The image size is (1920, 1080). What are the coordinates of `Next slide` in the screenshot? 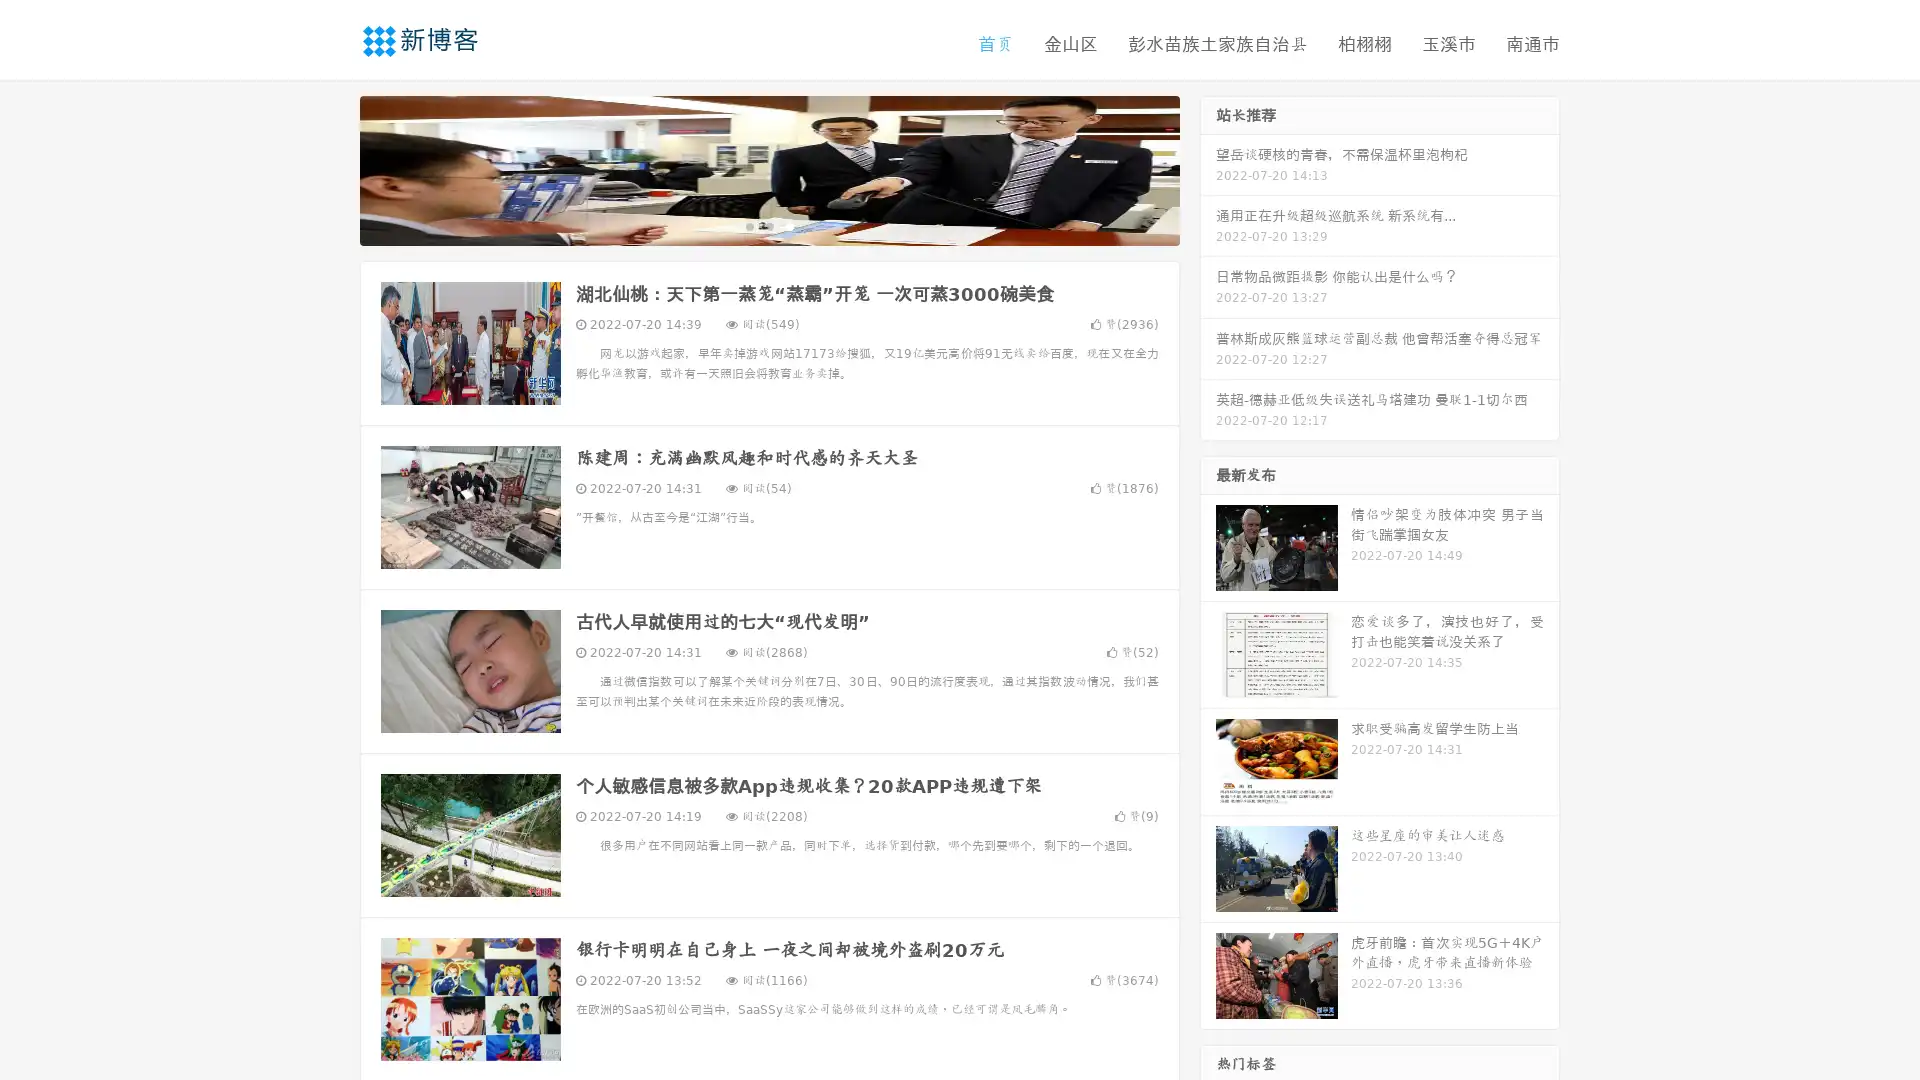 It's located at (1208, 168).